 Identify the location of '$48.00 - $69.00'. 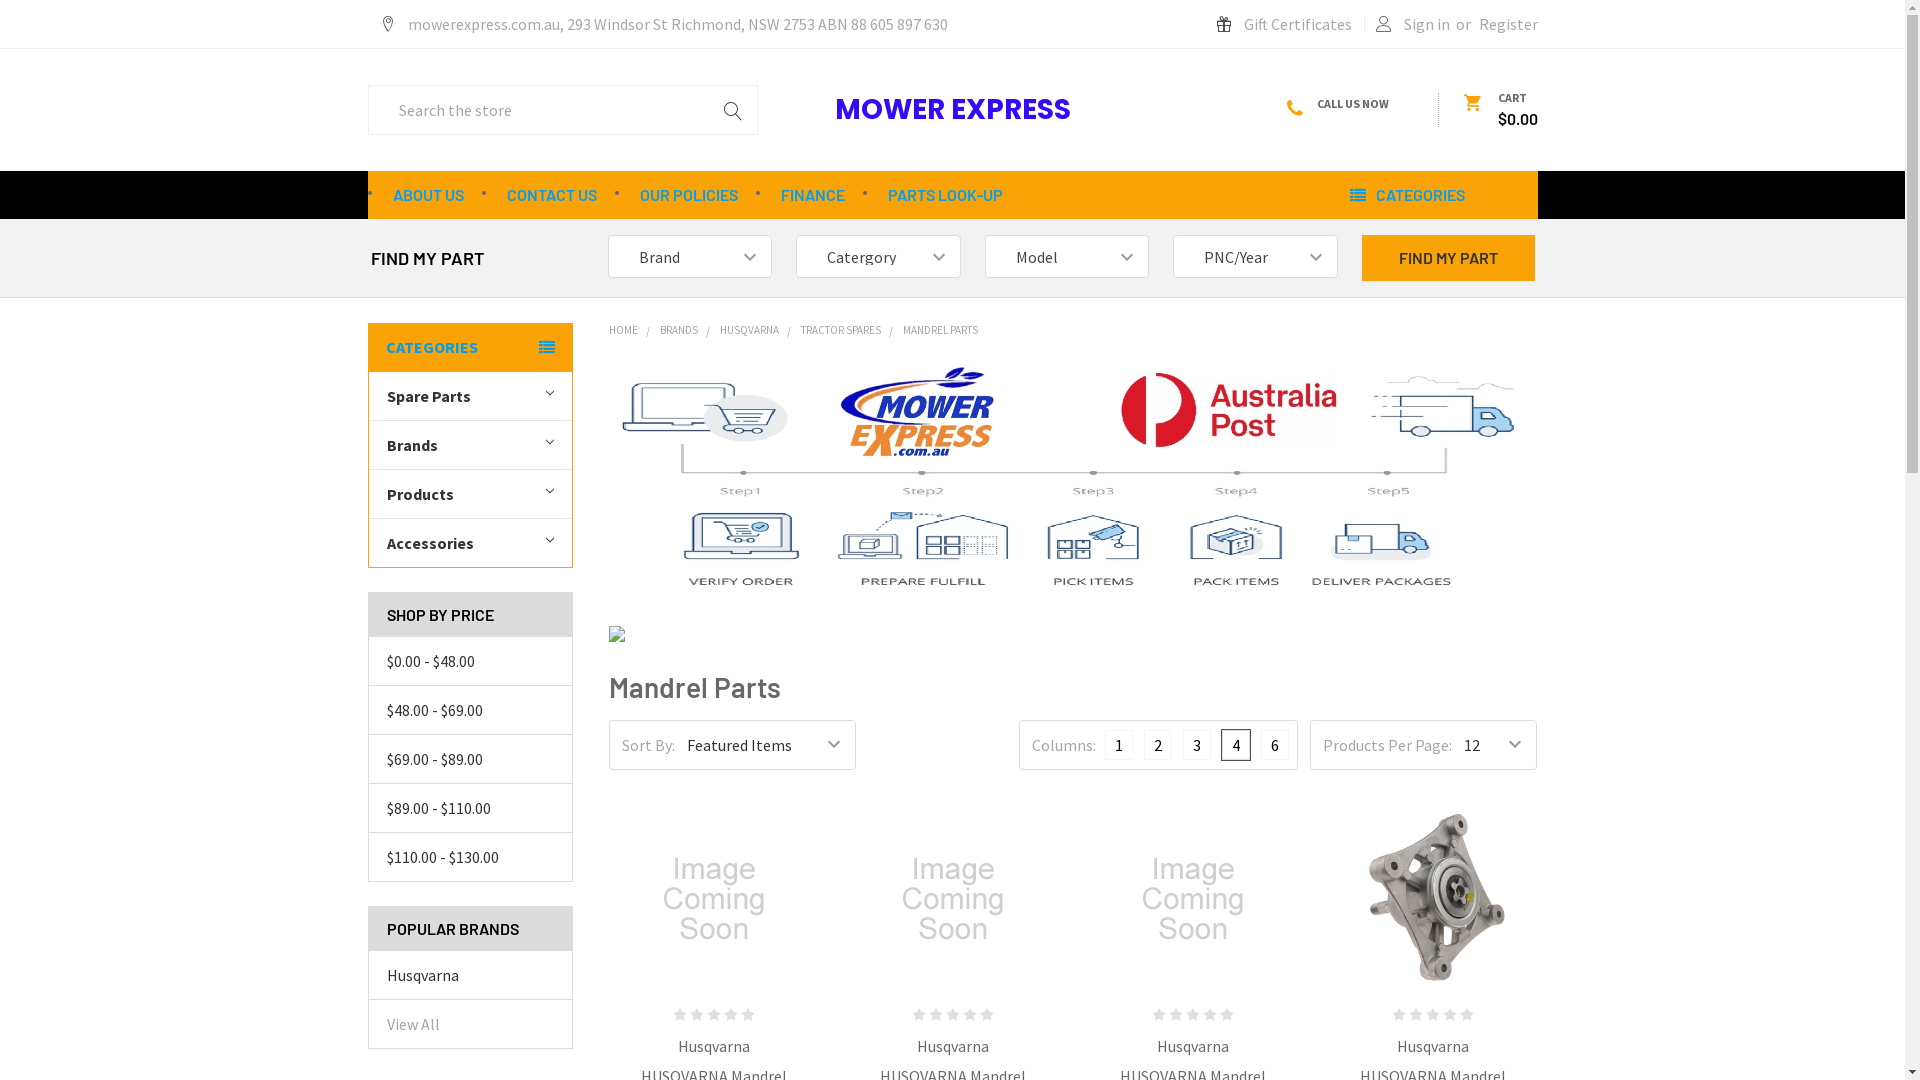
(468, 708).